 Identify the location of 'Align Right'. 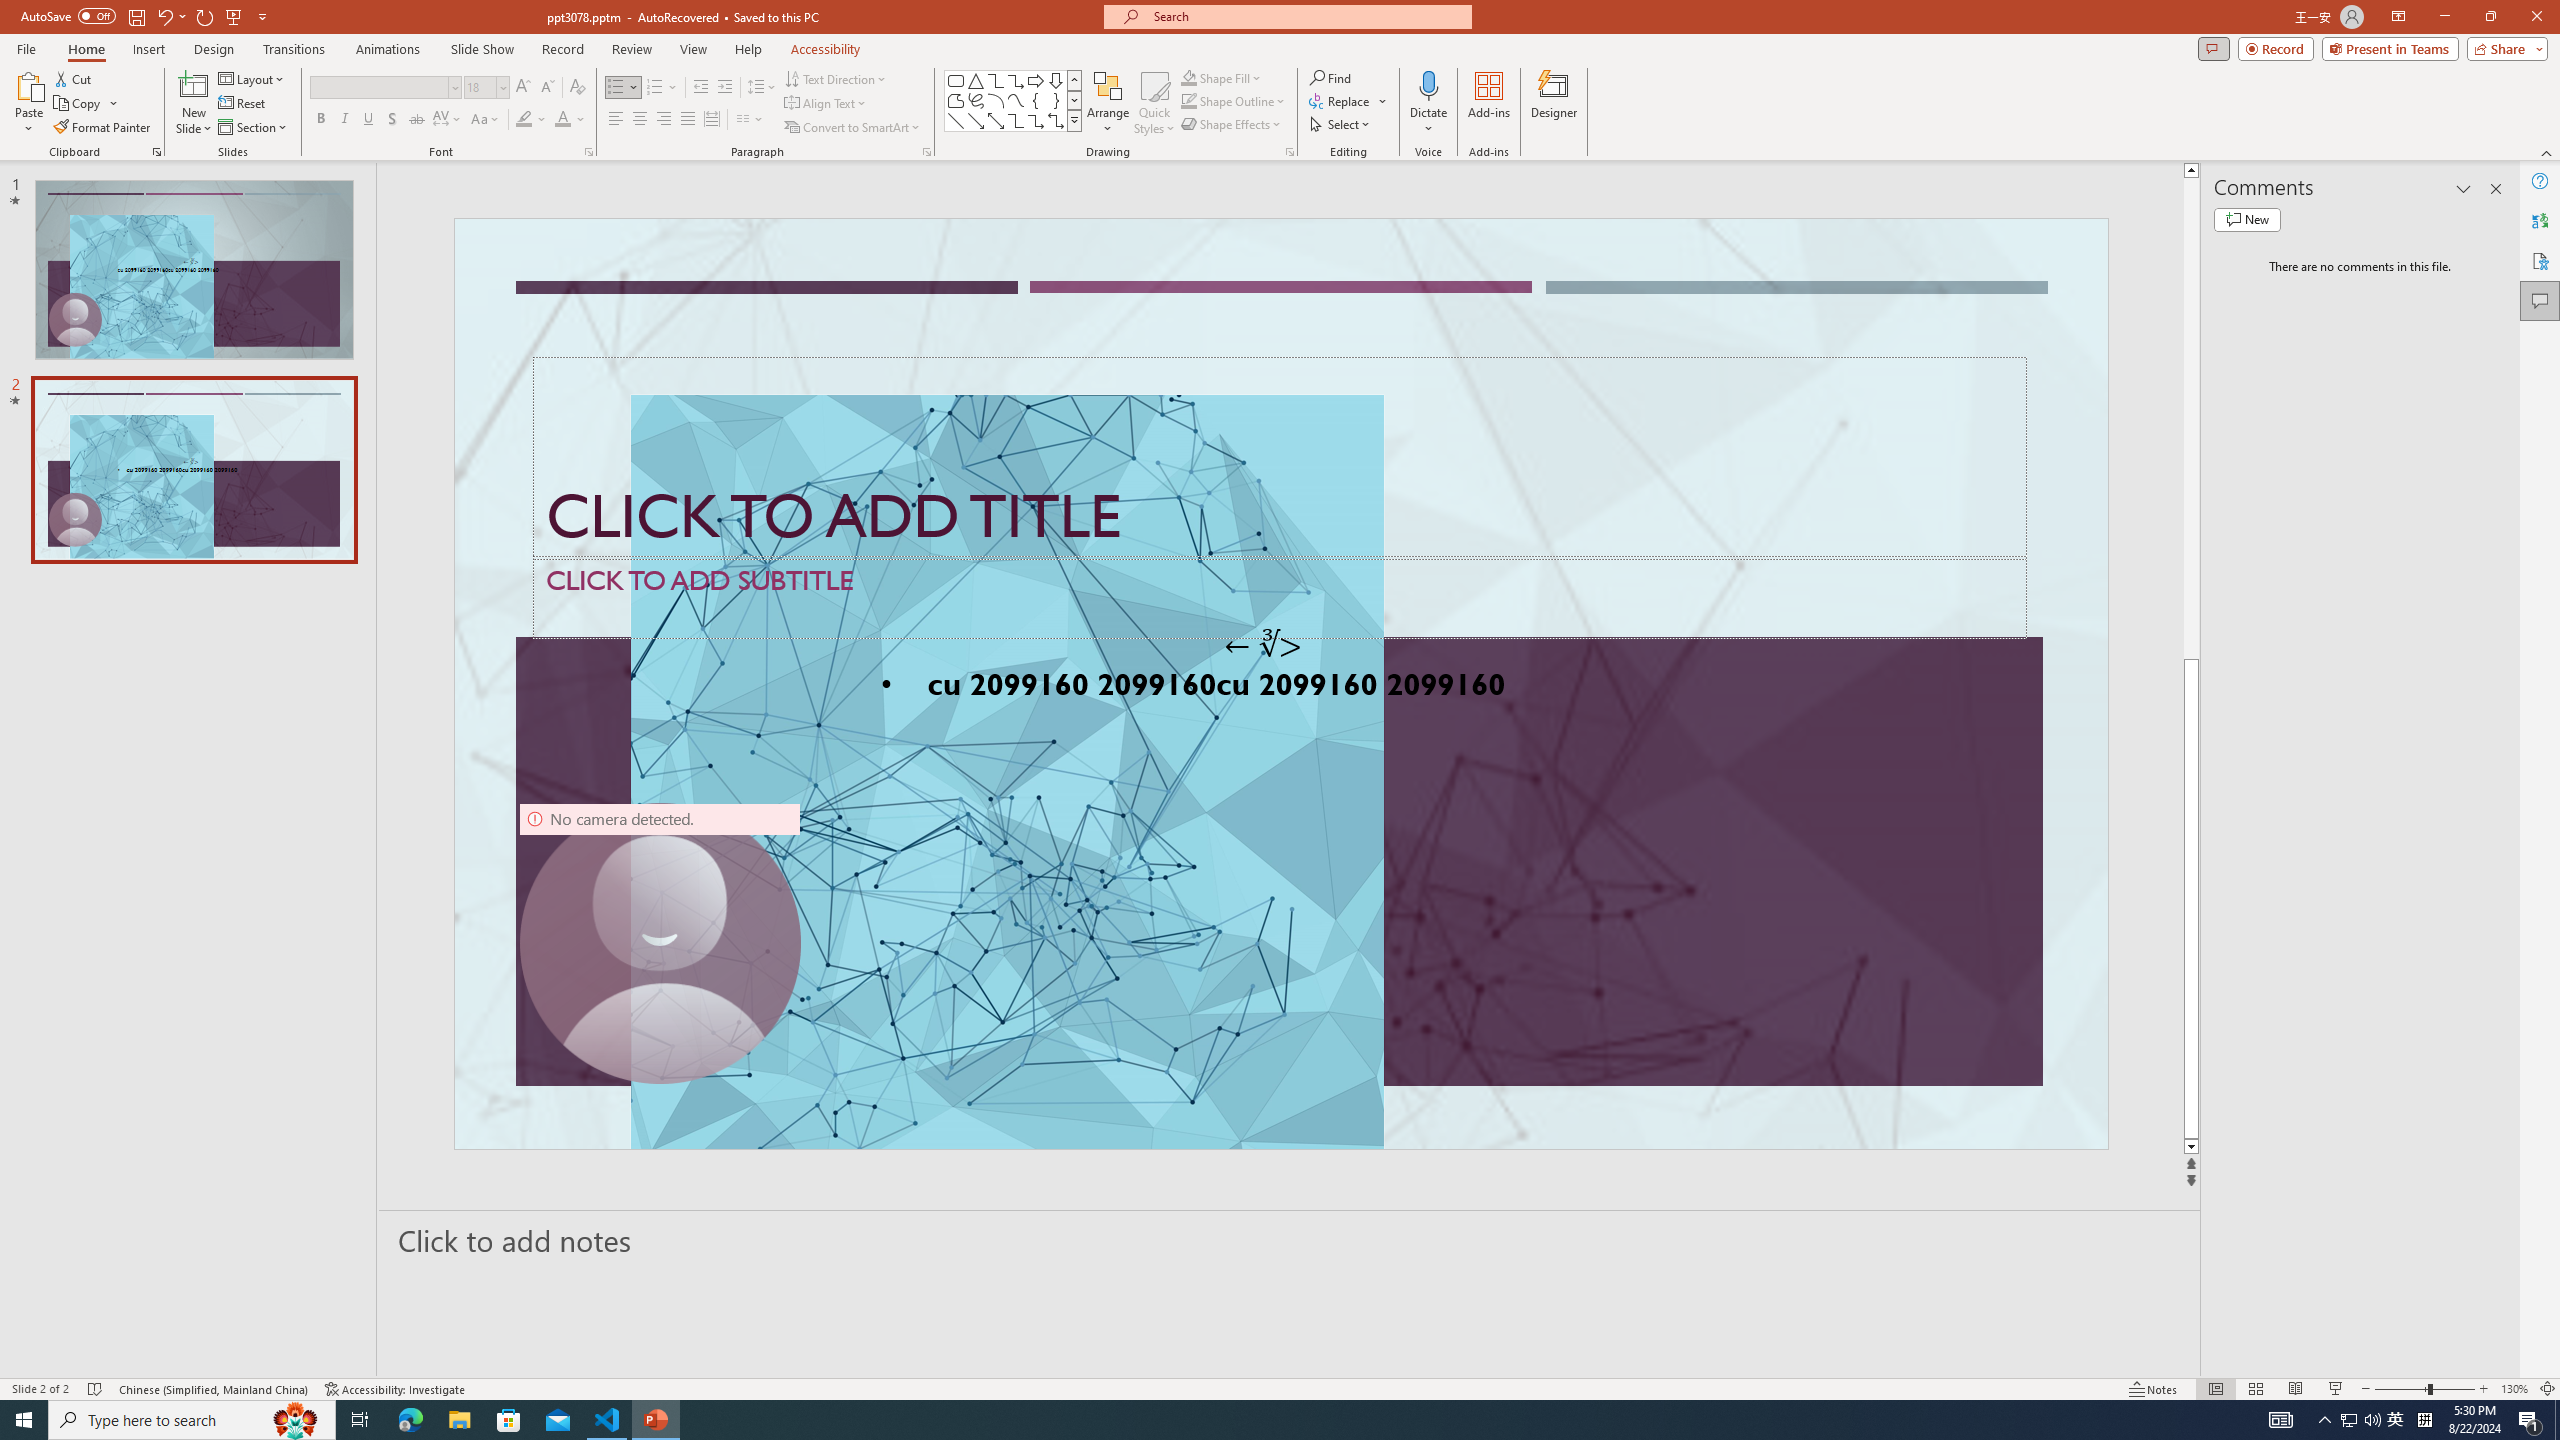
(664, 118).